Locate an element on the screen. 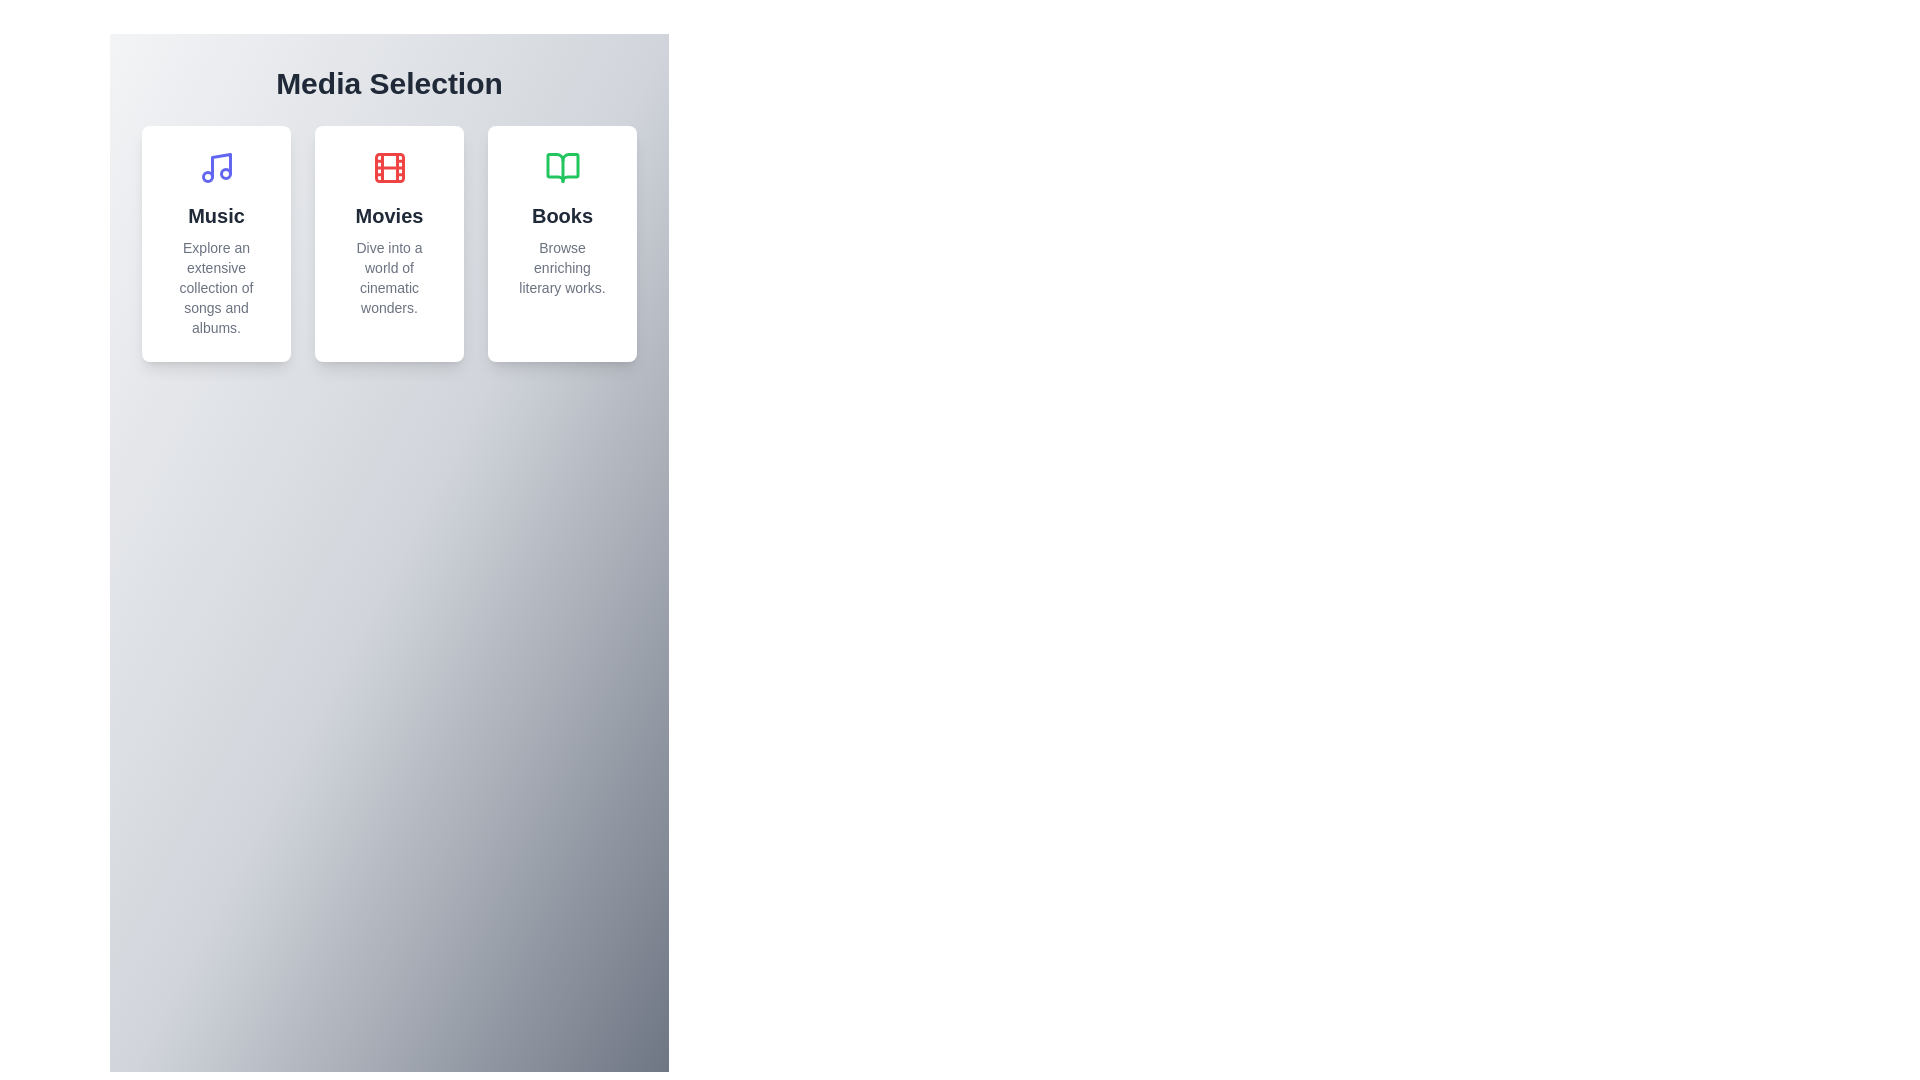 The height and width of the screenshot is (1080, 1920). the 'Movies' informational card, which is the second item in a three-column grid layout, positioned between the 'Music' and 'Books' cards is located at coordinates (389, 242).